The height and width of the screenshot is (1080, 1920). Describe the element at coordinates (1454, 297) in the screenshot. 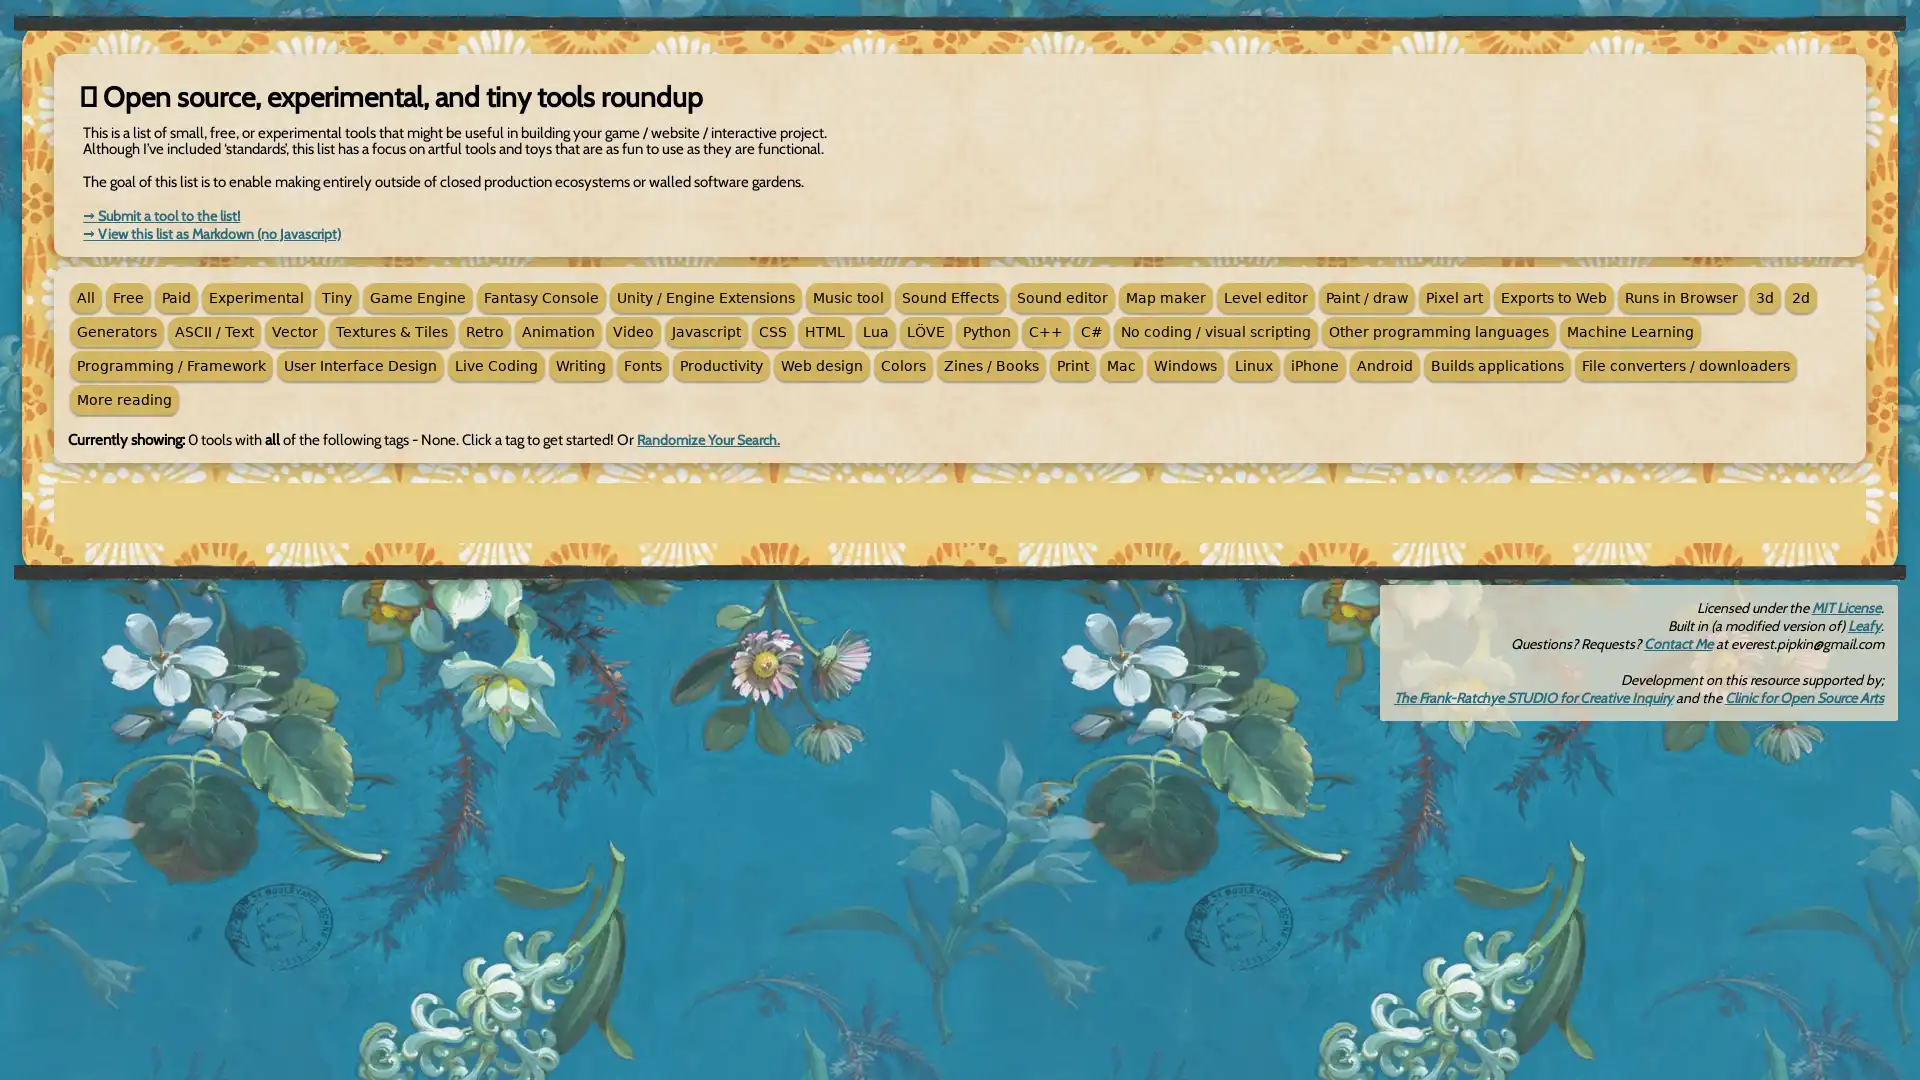

I see `Pixel art` at that location.